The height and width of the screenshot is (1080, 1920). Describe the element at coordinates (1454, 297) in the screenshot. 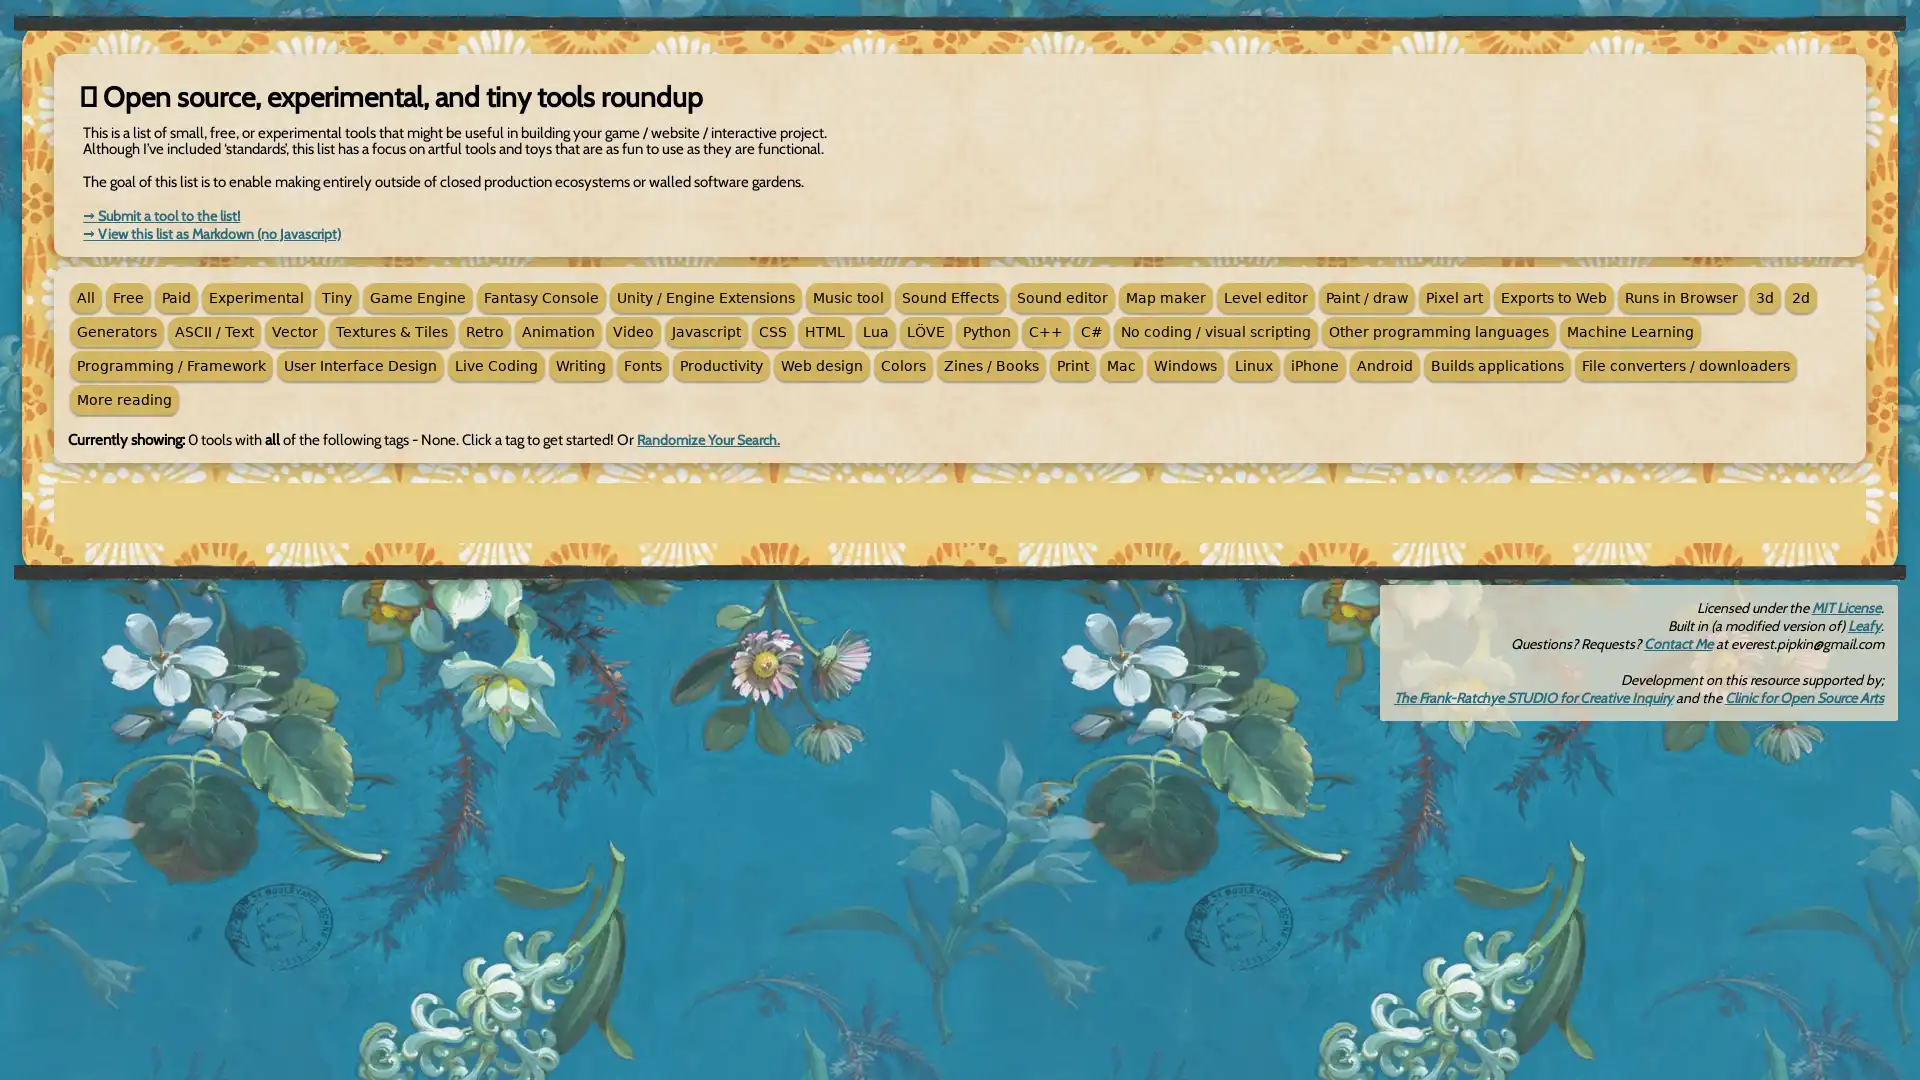

I see `Pixel art` at that location.